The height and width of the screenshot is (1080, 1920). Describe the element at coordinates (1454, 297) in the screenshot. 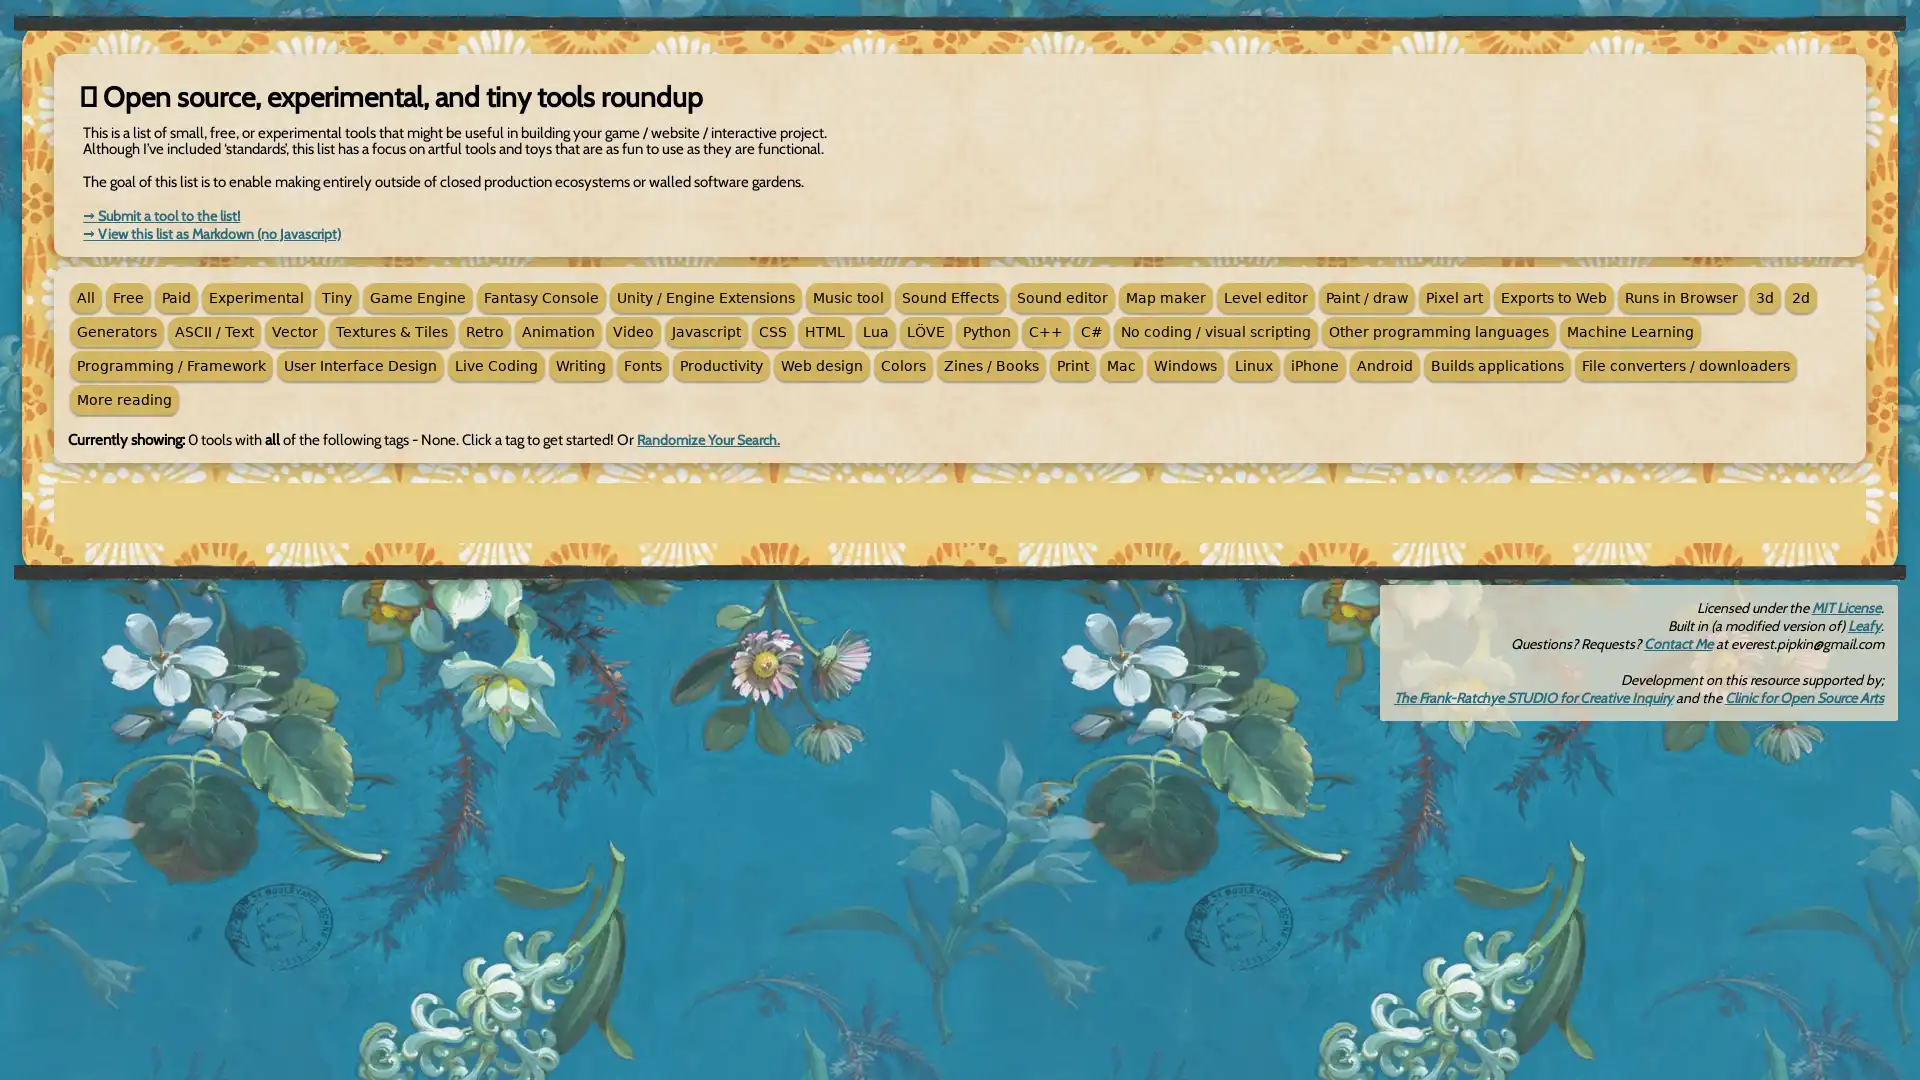

I see `Pixel art` at that location.